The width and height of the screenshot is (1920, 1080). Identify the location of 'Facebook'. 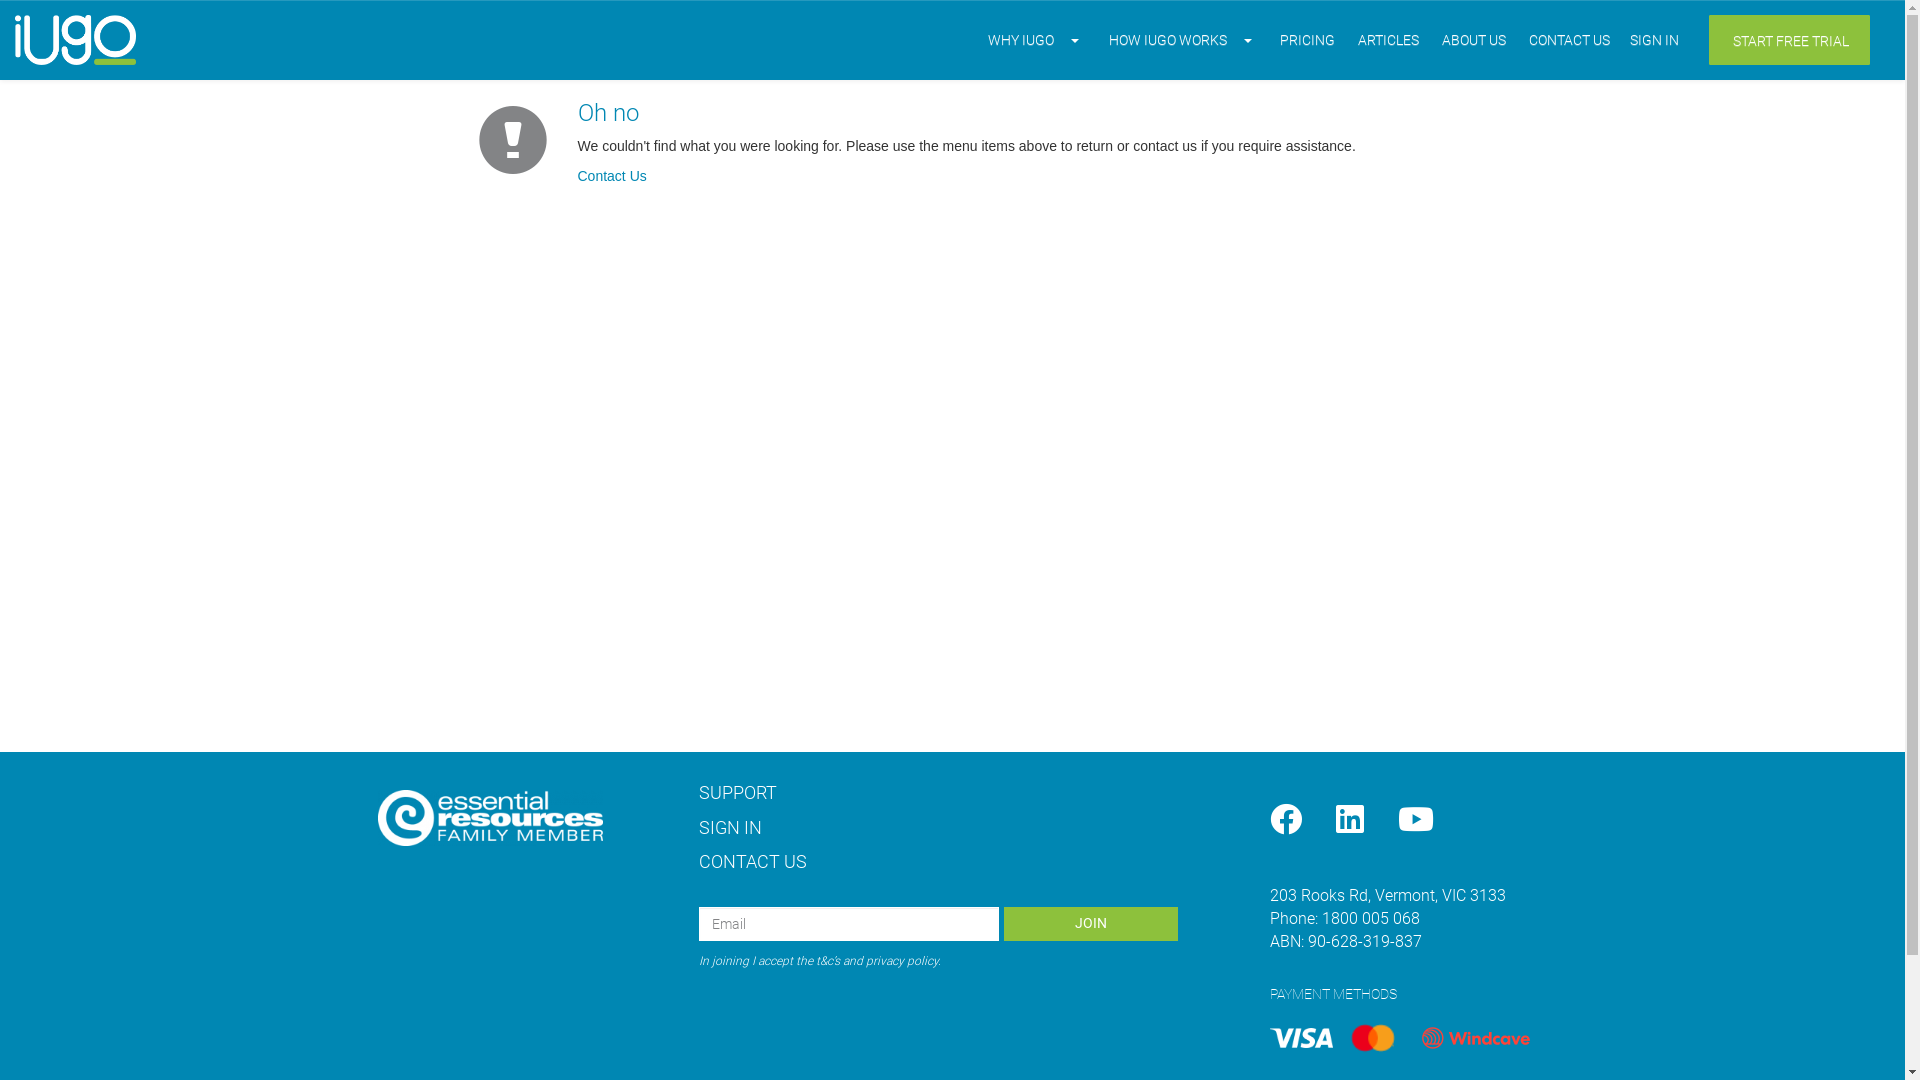
(1286, 820).